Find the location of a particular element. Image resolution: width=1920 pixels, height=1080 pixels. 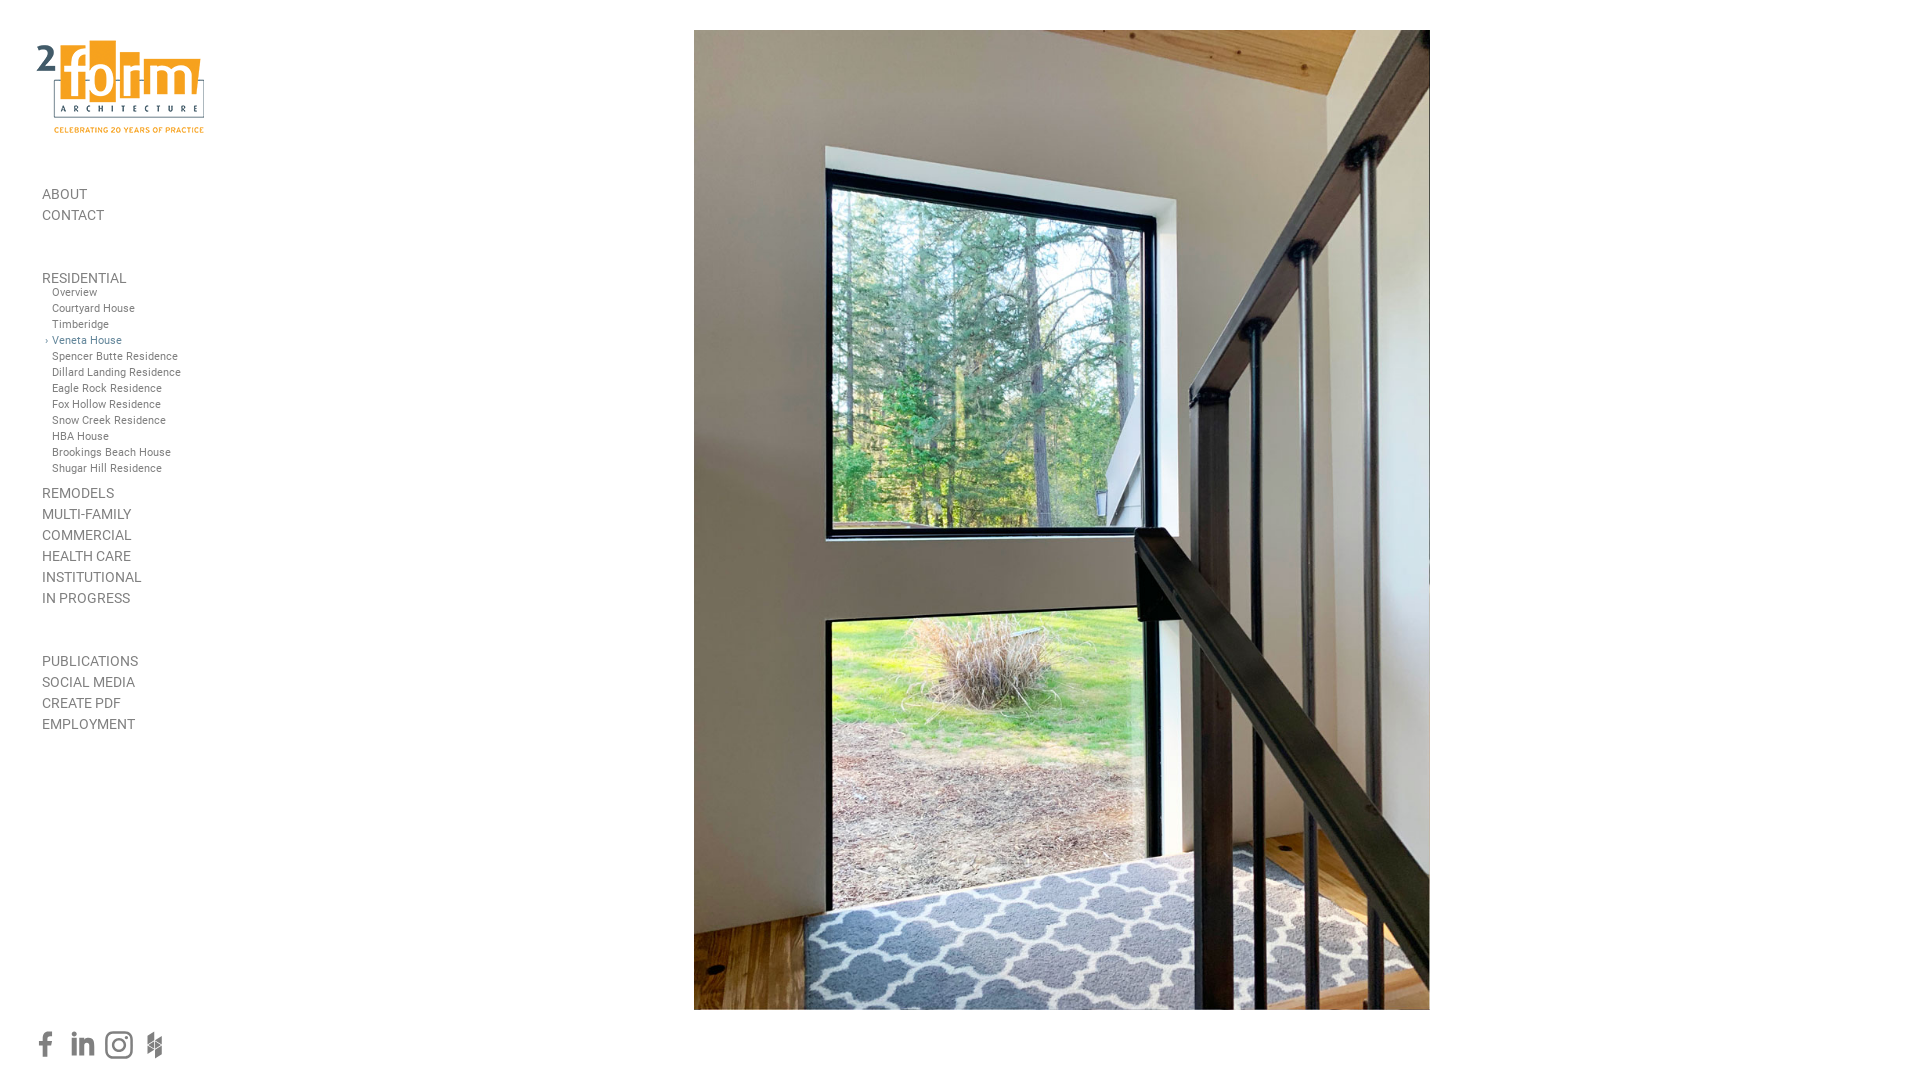

'Eagle Rock Residence' is located at coordinates (105, 388).